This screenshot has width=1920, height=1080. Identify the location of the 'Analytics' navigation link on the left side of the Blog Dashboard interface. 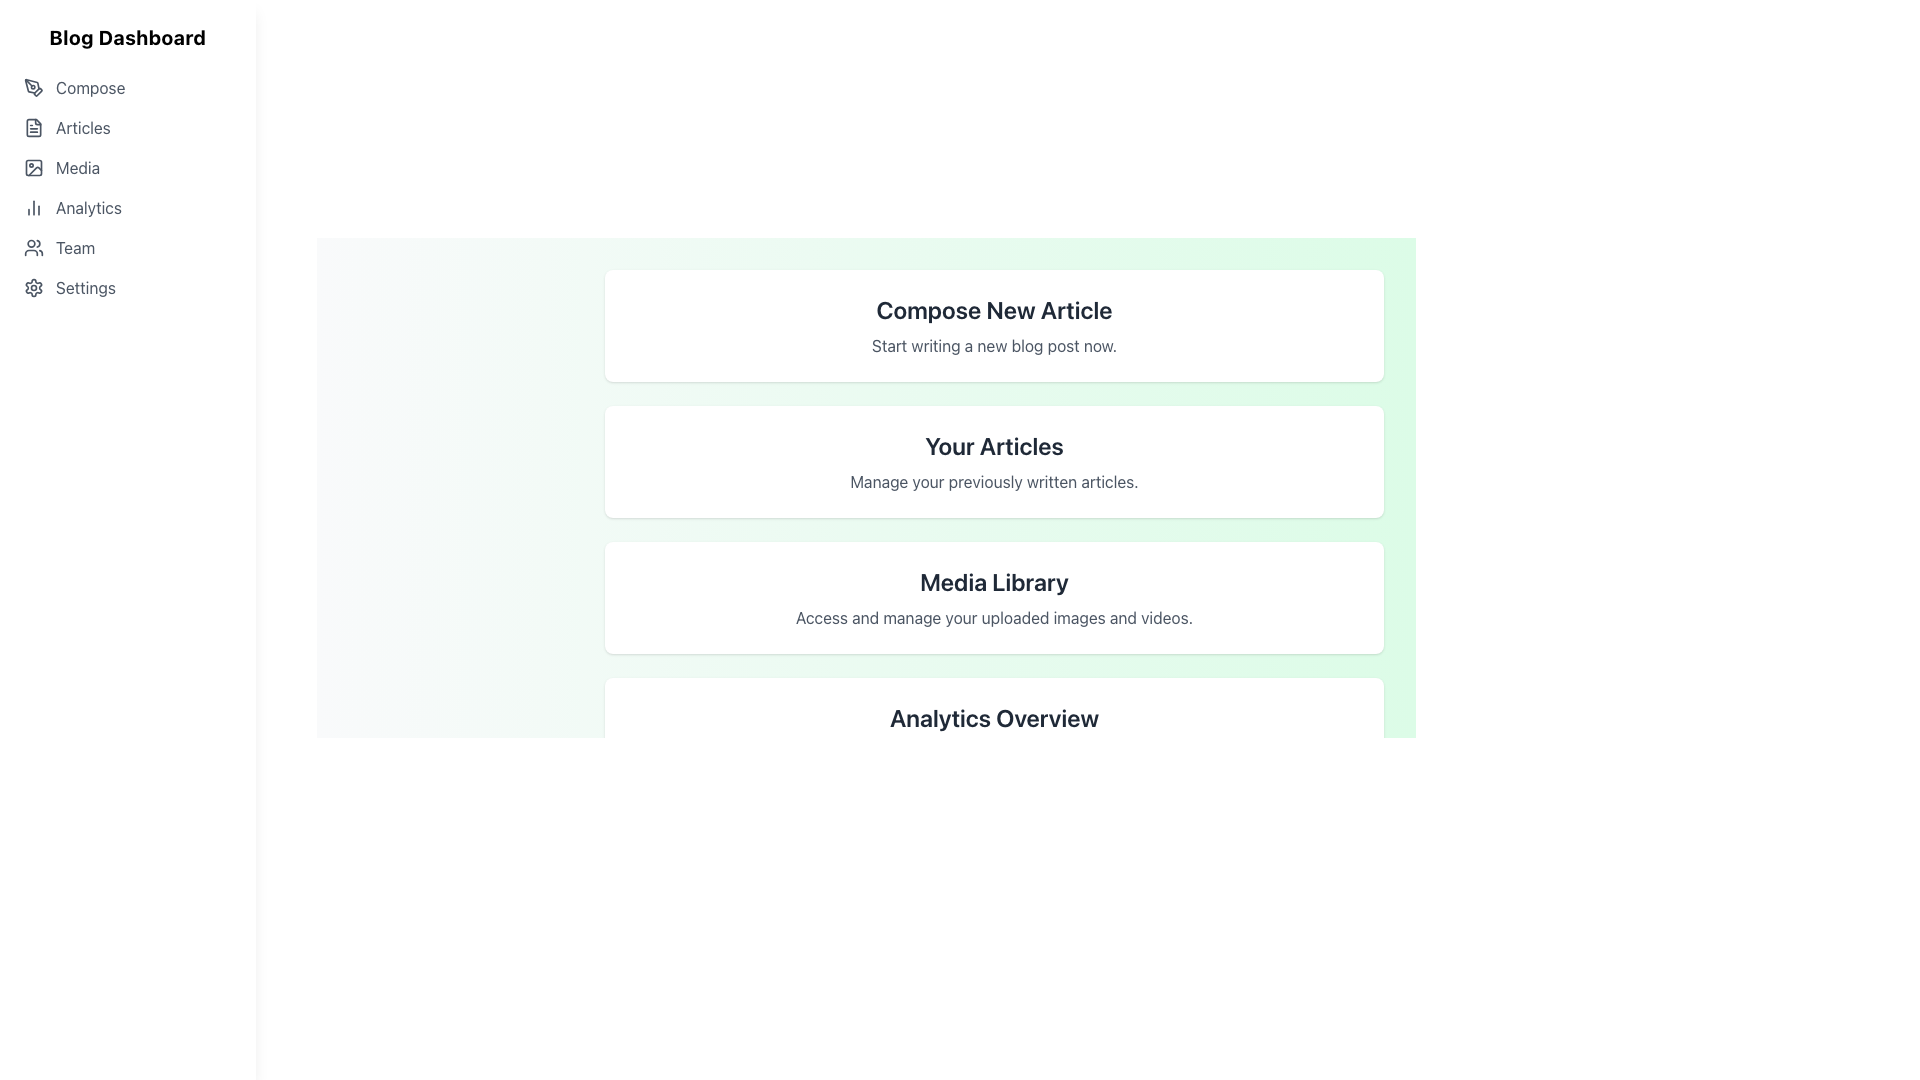
(127, 188).